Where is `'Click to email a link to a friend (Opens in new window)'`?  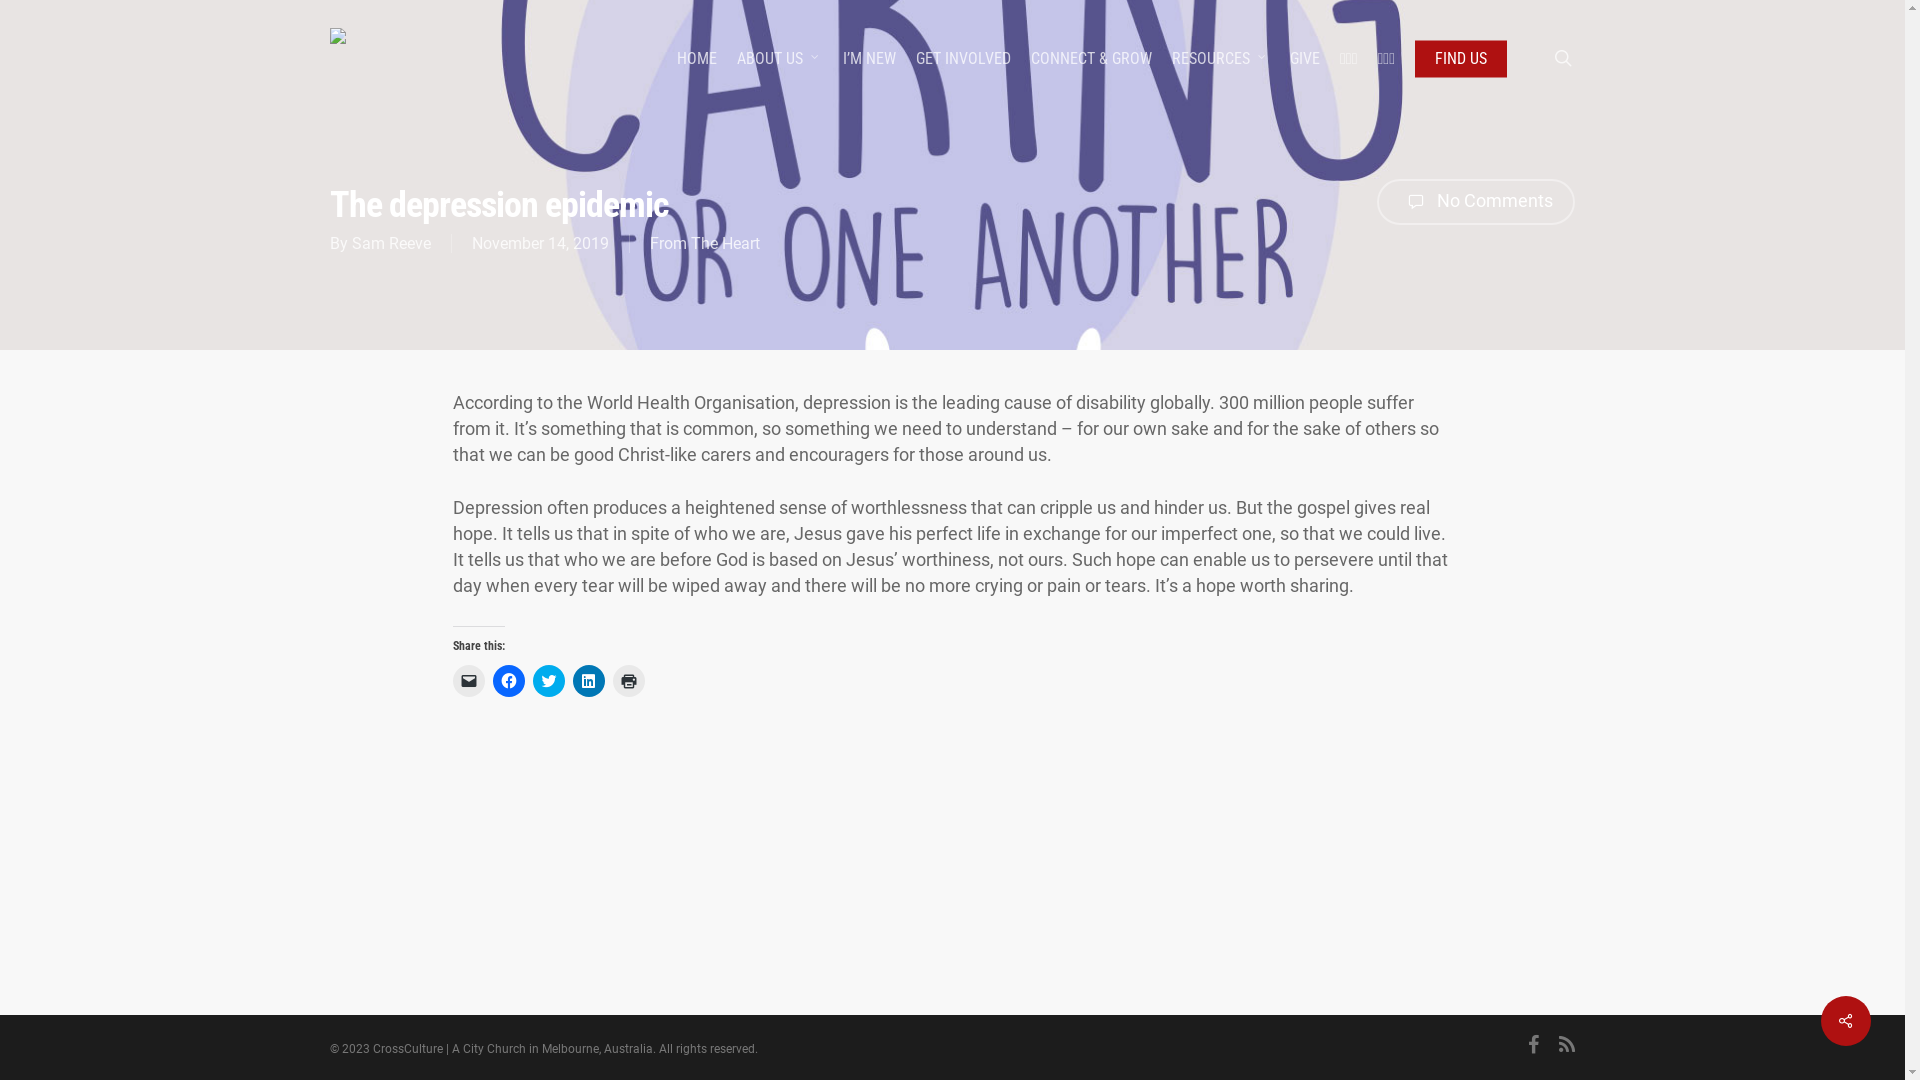
'Click to email a link to a friend (Opens in new window)' is located at coordinates (466, 680).